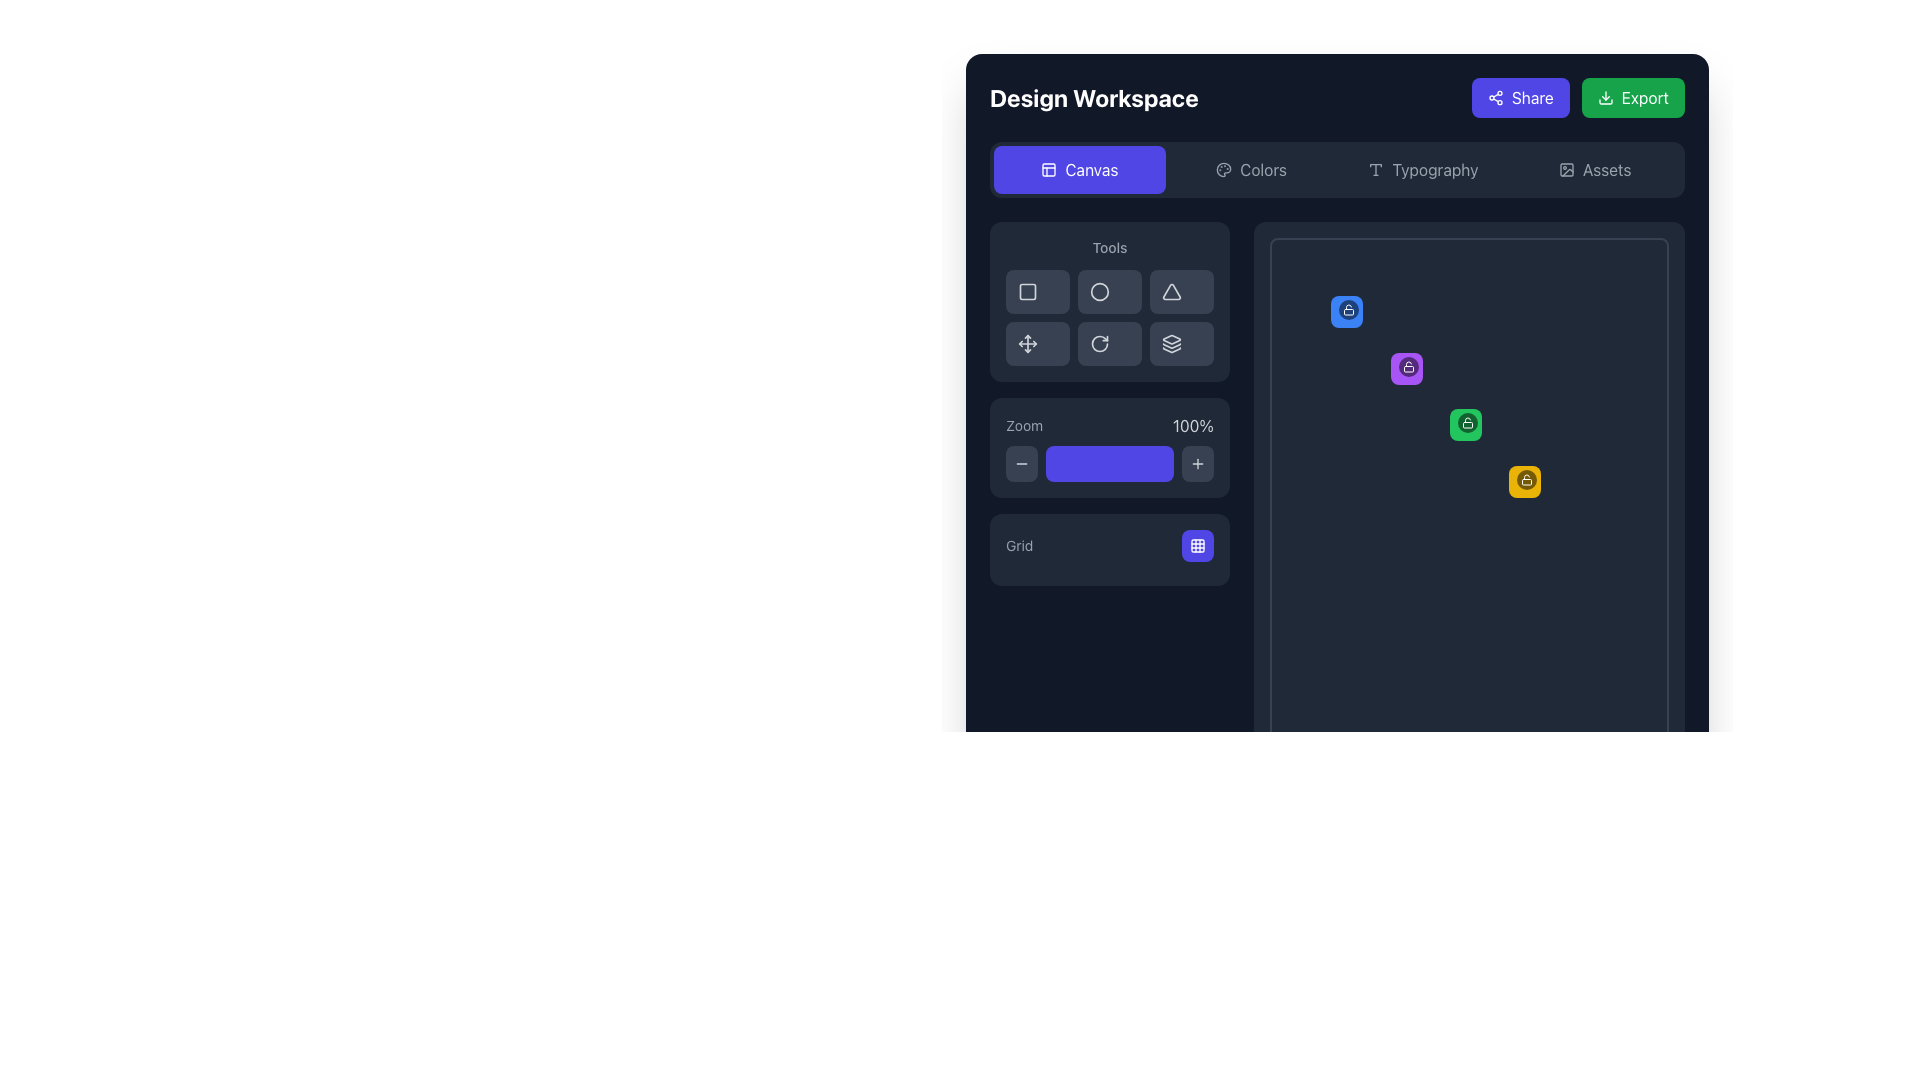 This screenshot has height=1080, width=1920. I want to click on the Grid toggle icon located in the bottom section of the Tools panel, so click(1198, 546).